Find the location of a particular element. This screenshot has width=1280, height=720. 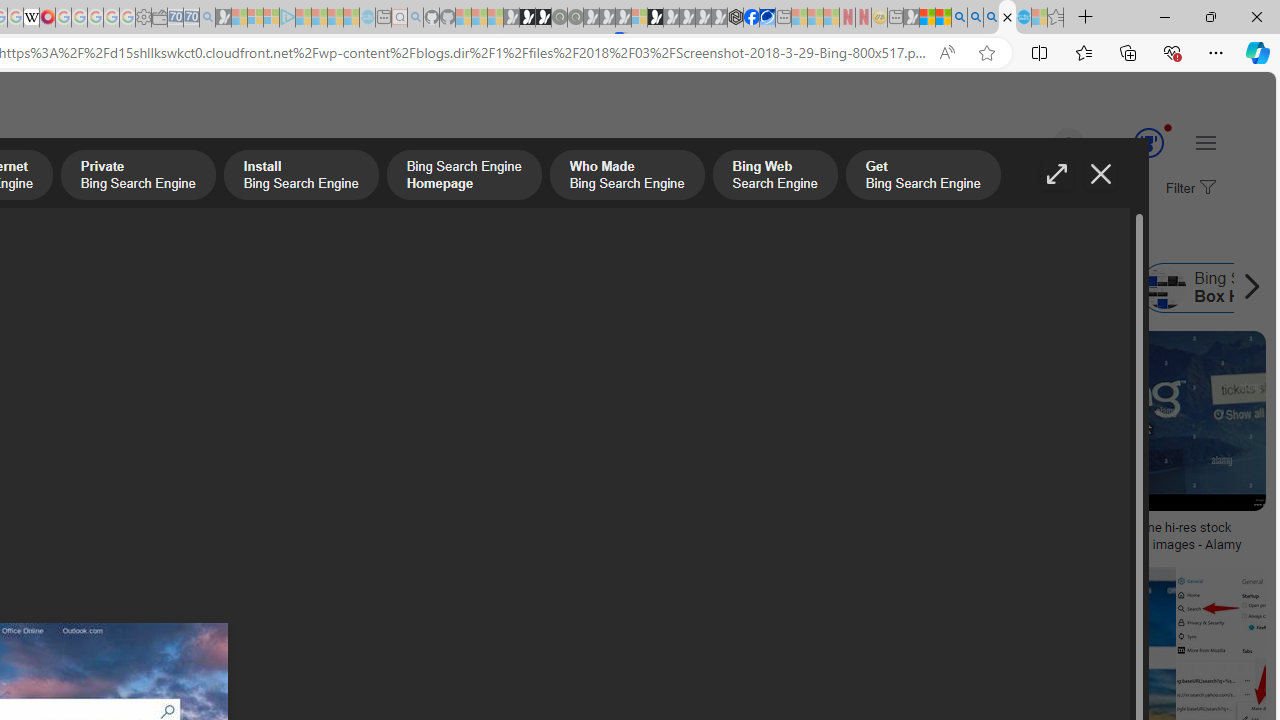

'Get Bing Search Engine' is located at coordinates (921, 176).